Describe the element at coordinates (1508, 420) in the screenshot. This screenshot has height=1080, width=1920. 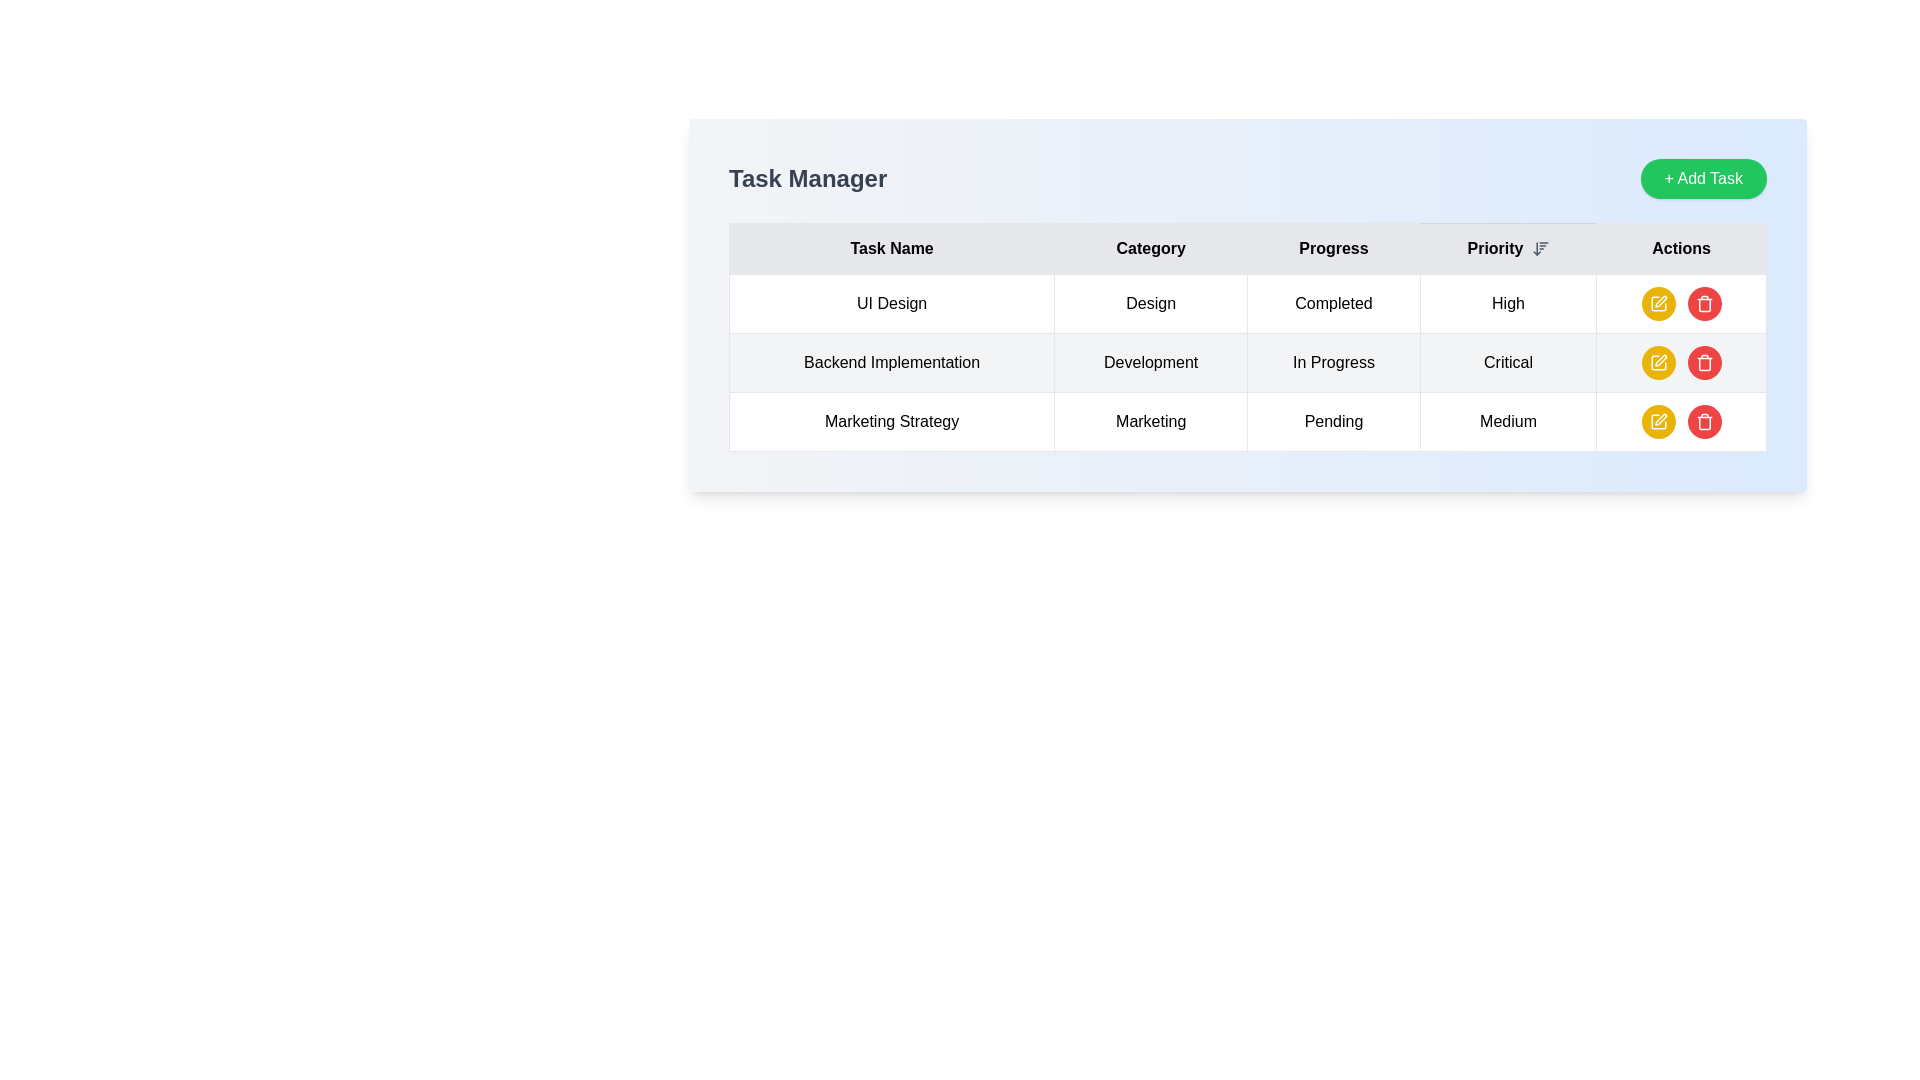
I see `the table cell containing the text 'Medium', which is located in the last visible cell of the row labeled 'Marketing Strategy' under the 'Priority' column header` at that location.